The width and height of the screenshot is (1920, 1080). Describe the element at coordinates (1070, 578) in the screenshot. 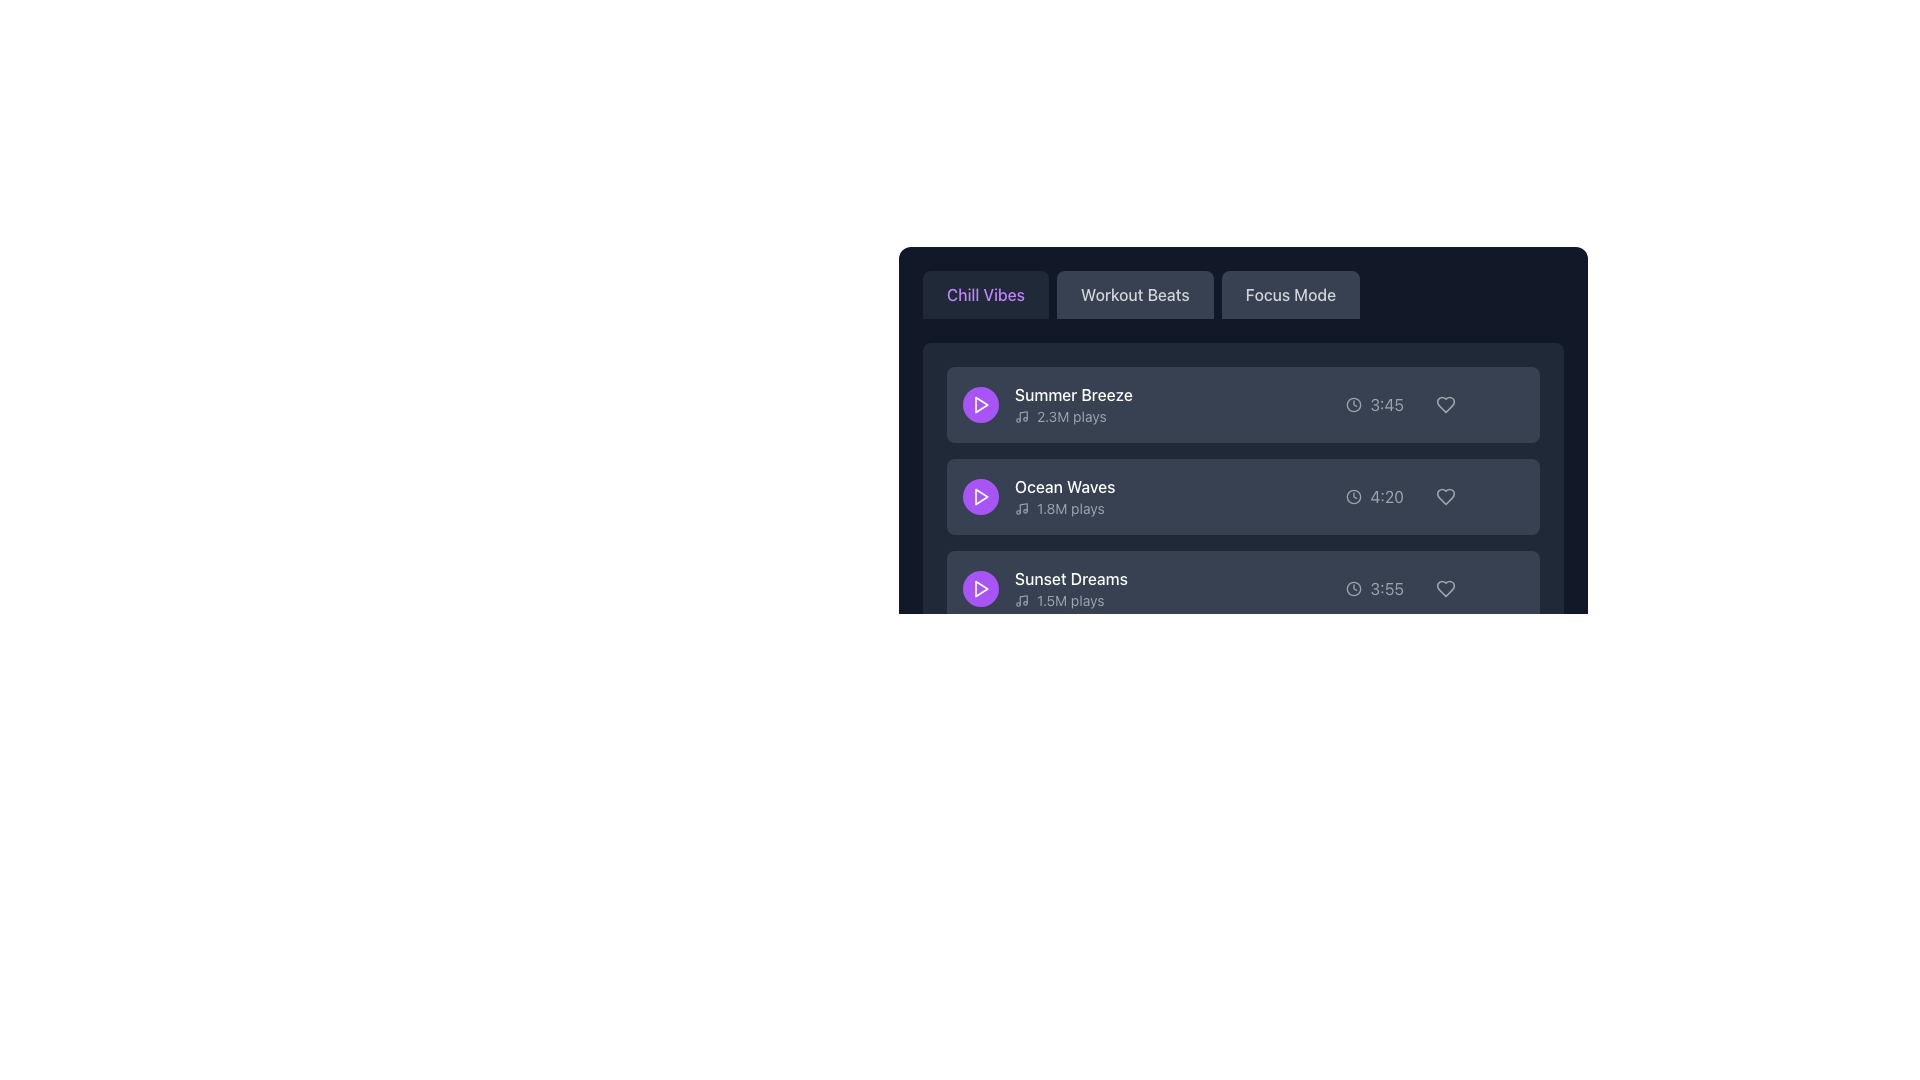

I see `the 'Sunset Dreams' text label, which is styled in white and positioned above the play count '1.5M plays' in the list of tracks` at that location.